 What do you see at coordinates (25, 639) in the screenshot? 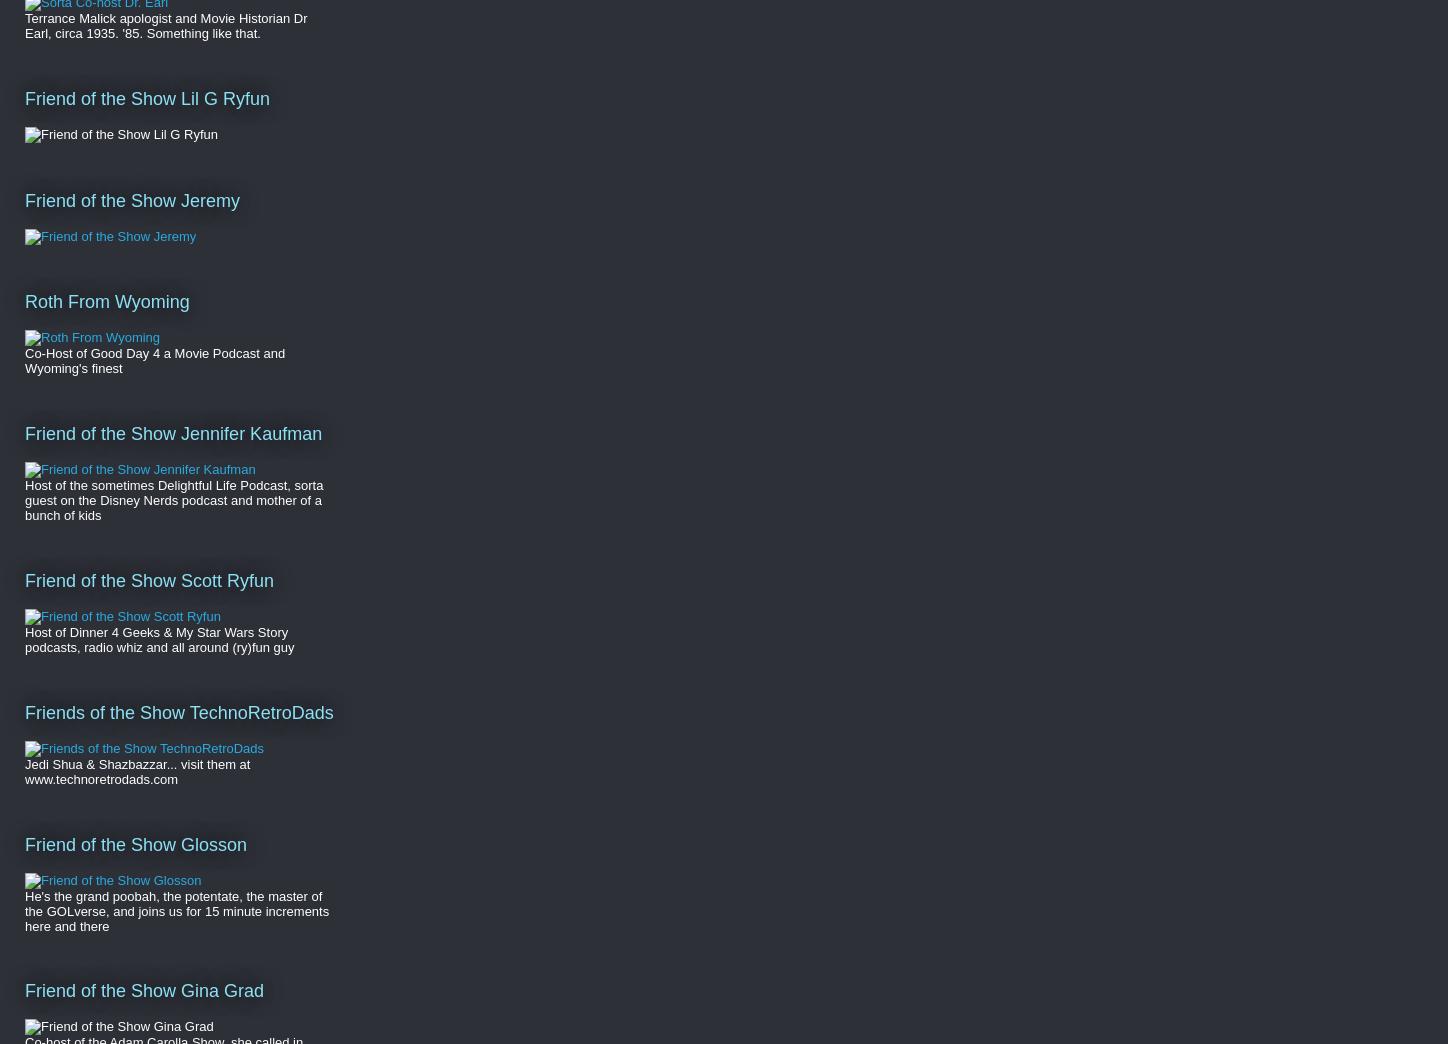
I see `'Host of Dinner 4 Geeks & My Star Wars Story podcasts, radio whiz and all around (ry)fun guy'` at bounding box center [25, 639].